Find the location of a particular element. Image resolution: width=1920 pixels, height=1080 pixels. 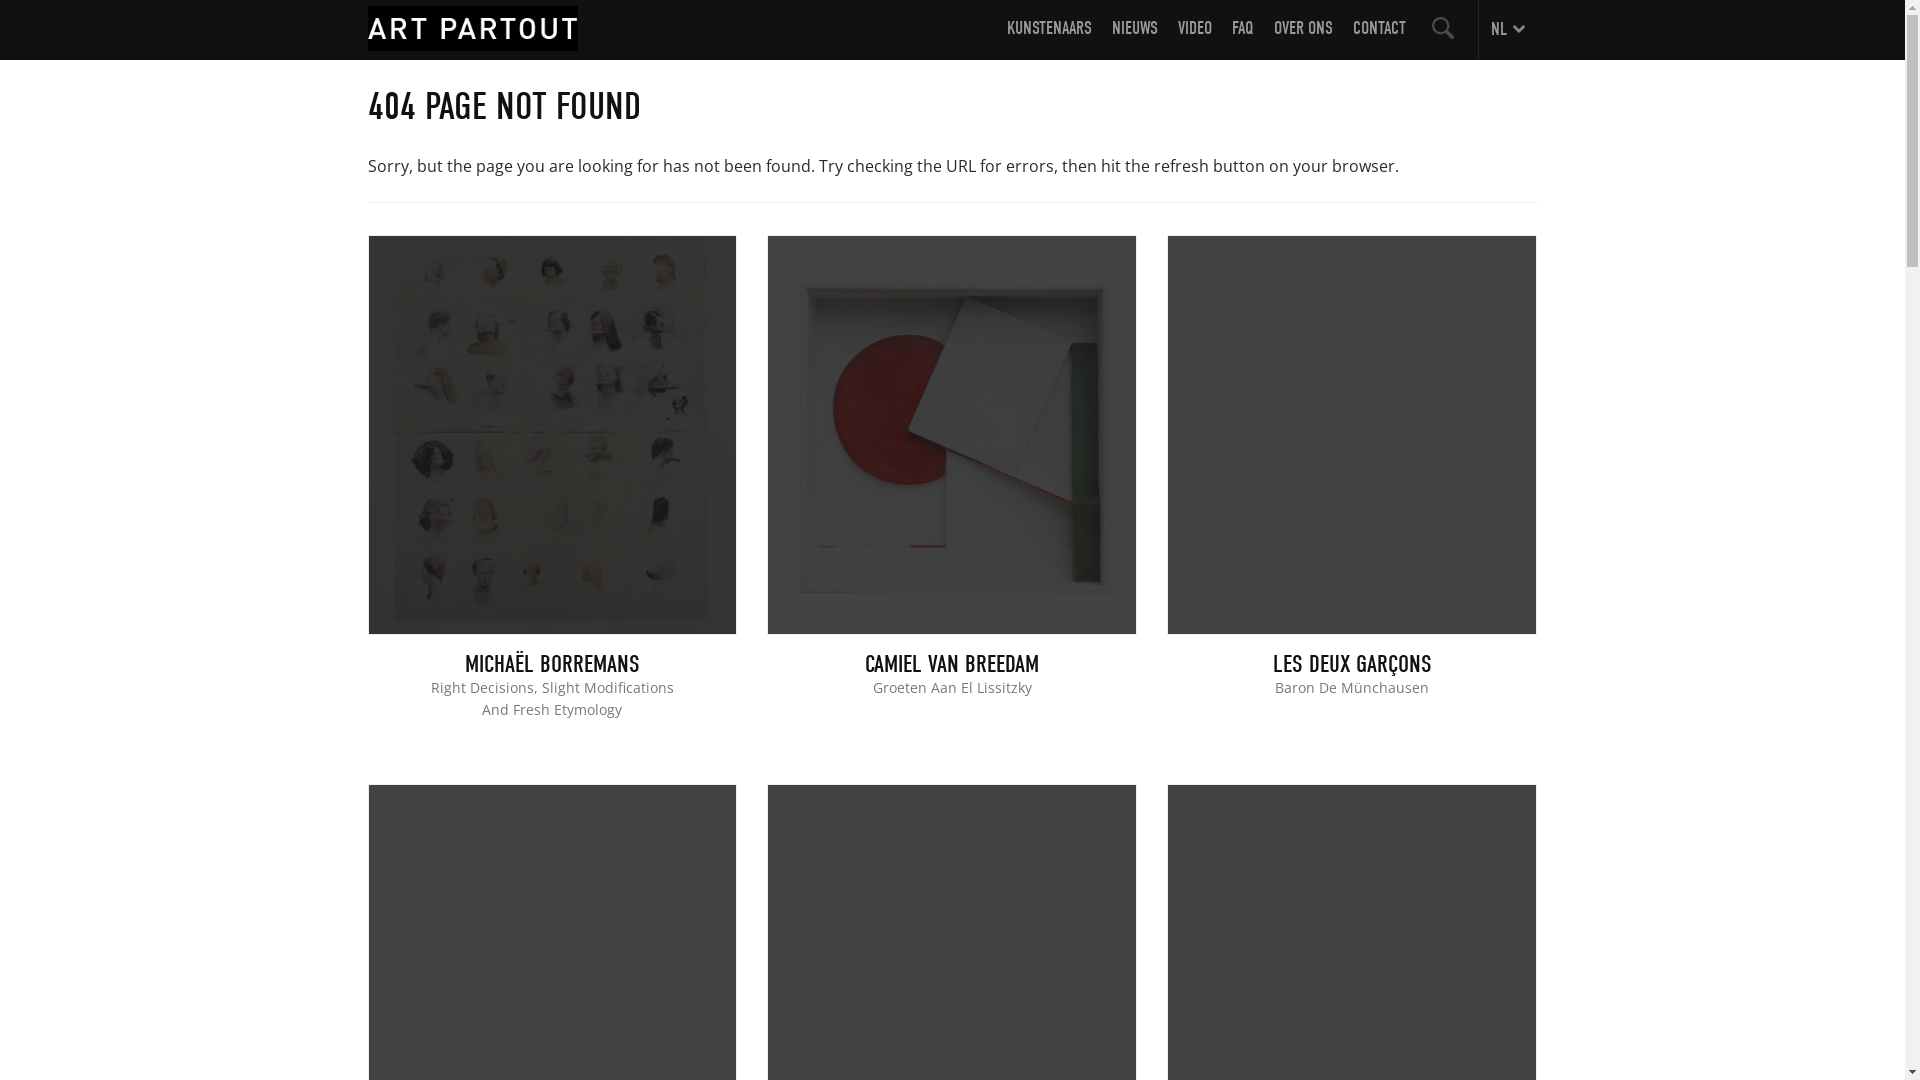

'FAQ' is located at coordinates (1242, 37).